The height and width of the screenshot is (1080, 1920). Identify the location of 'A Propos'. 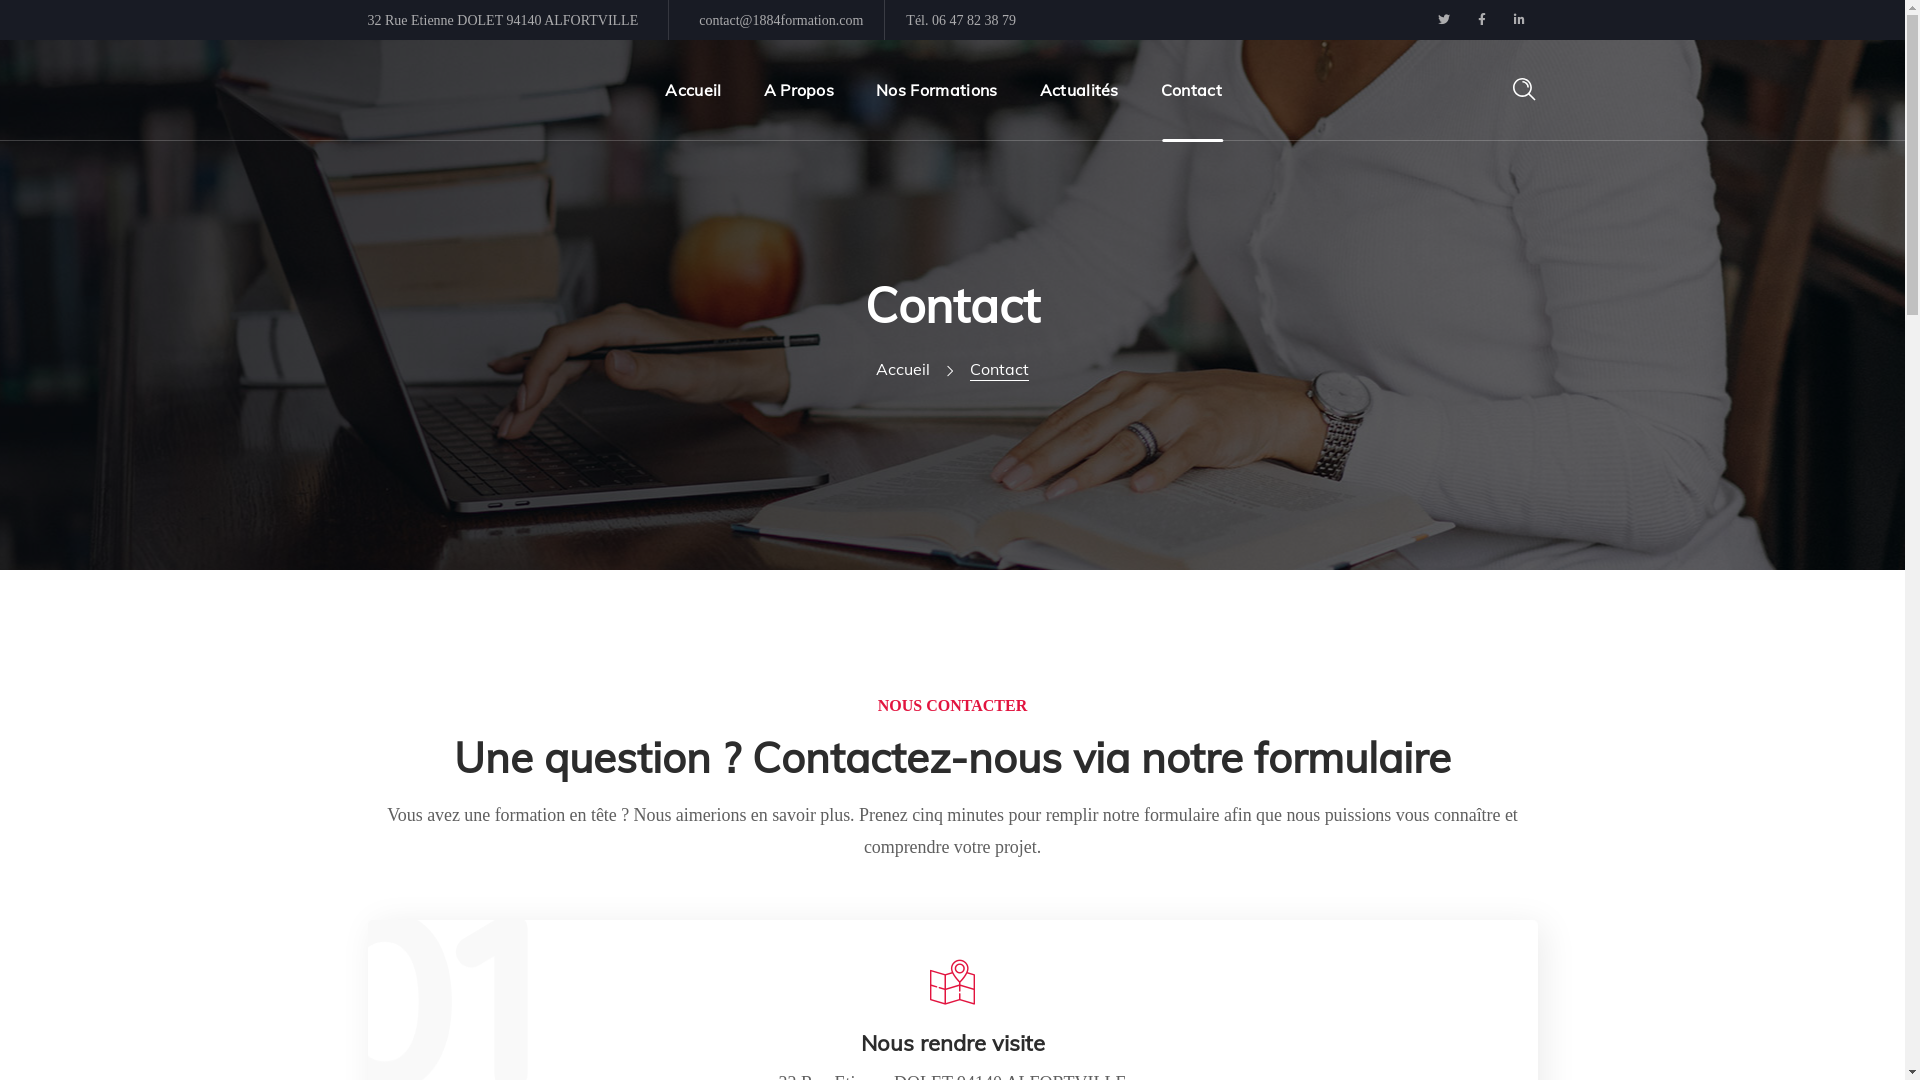
(798, 88).